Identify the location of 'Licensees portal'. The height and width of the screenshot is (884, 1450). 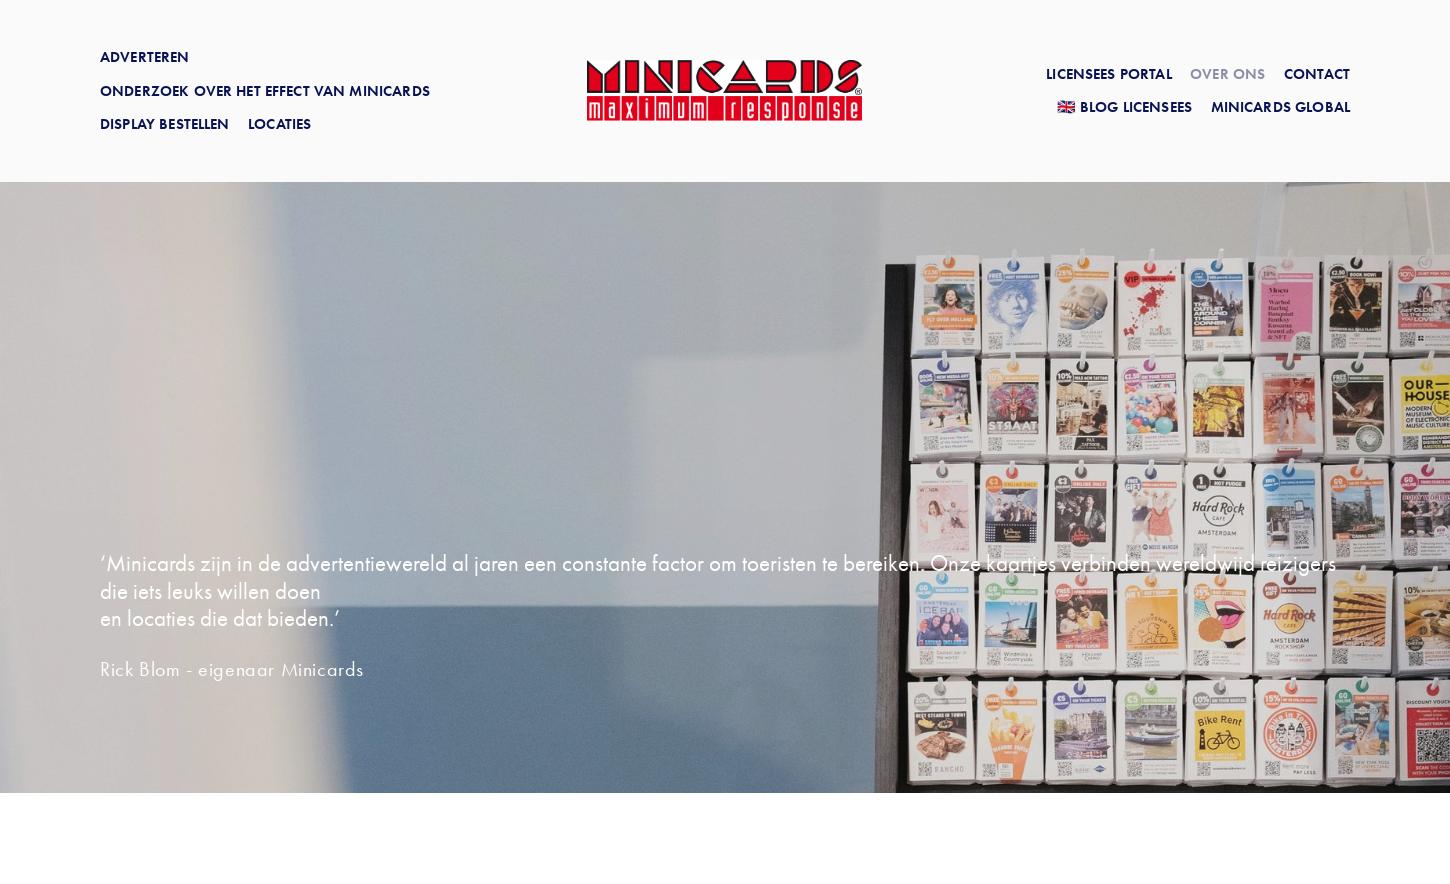
(1107, 72).